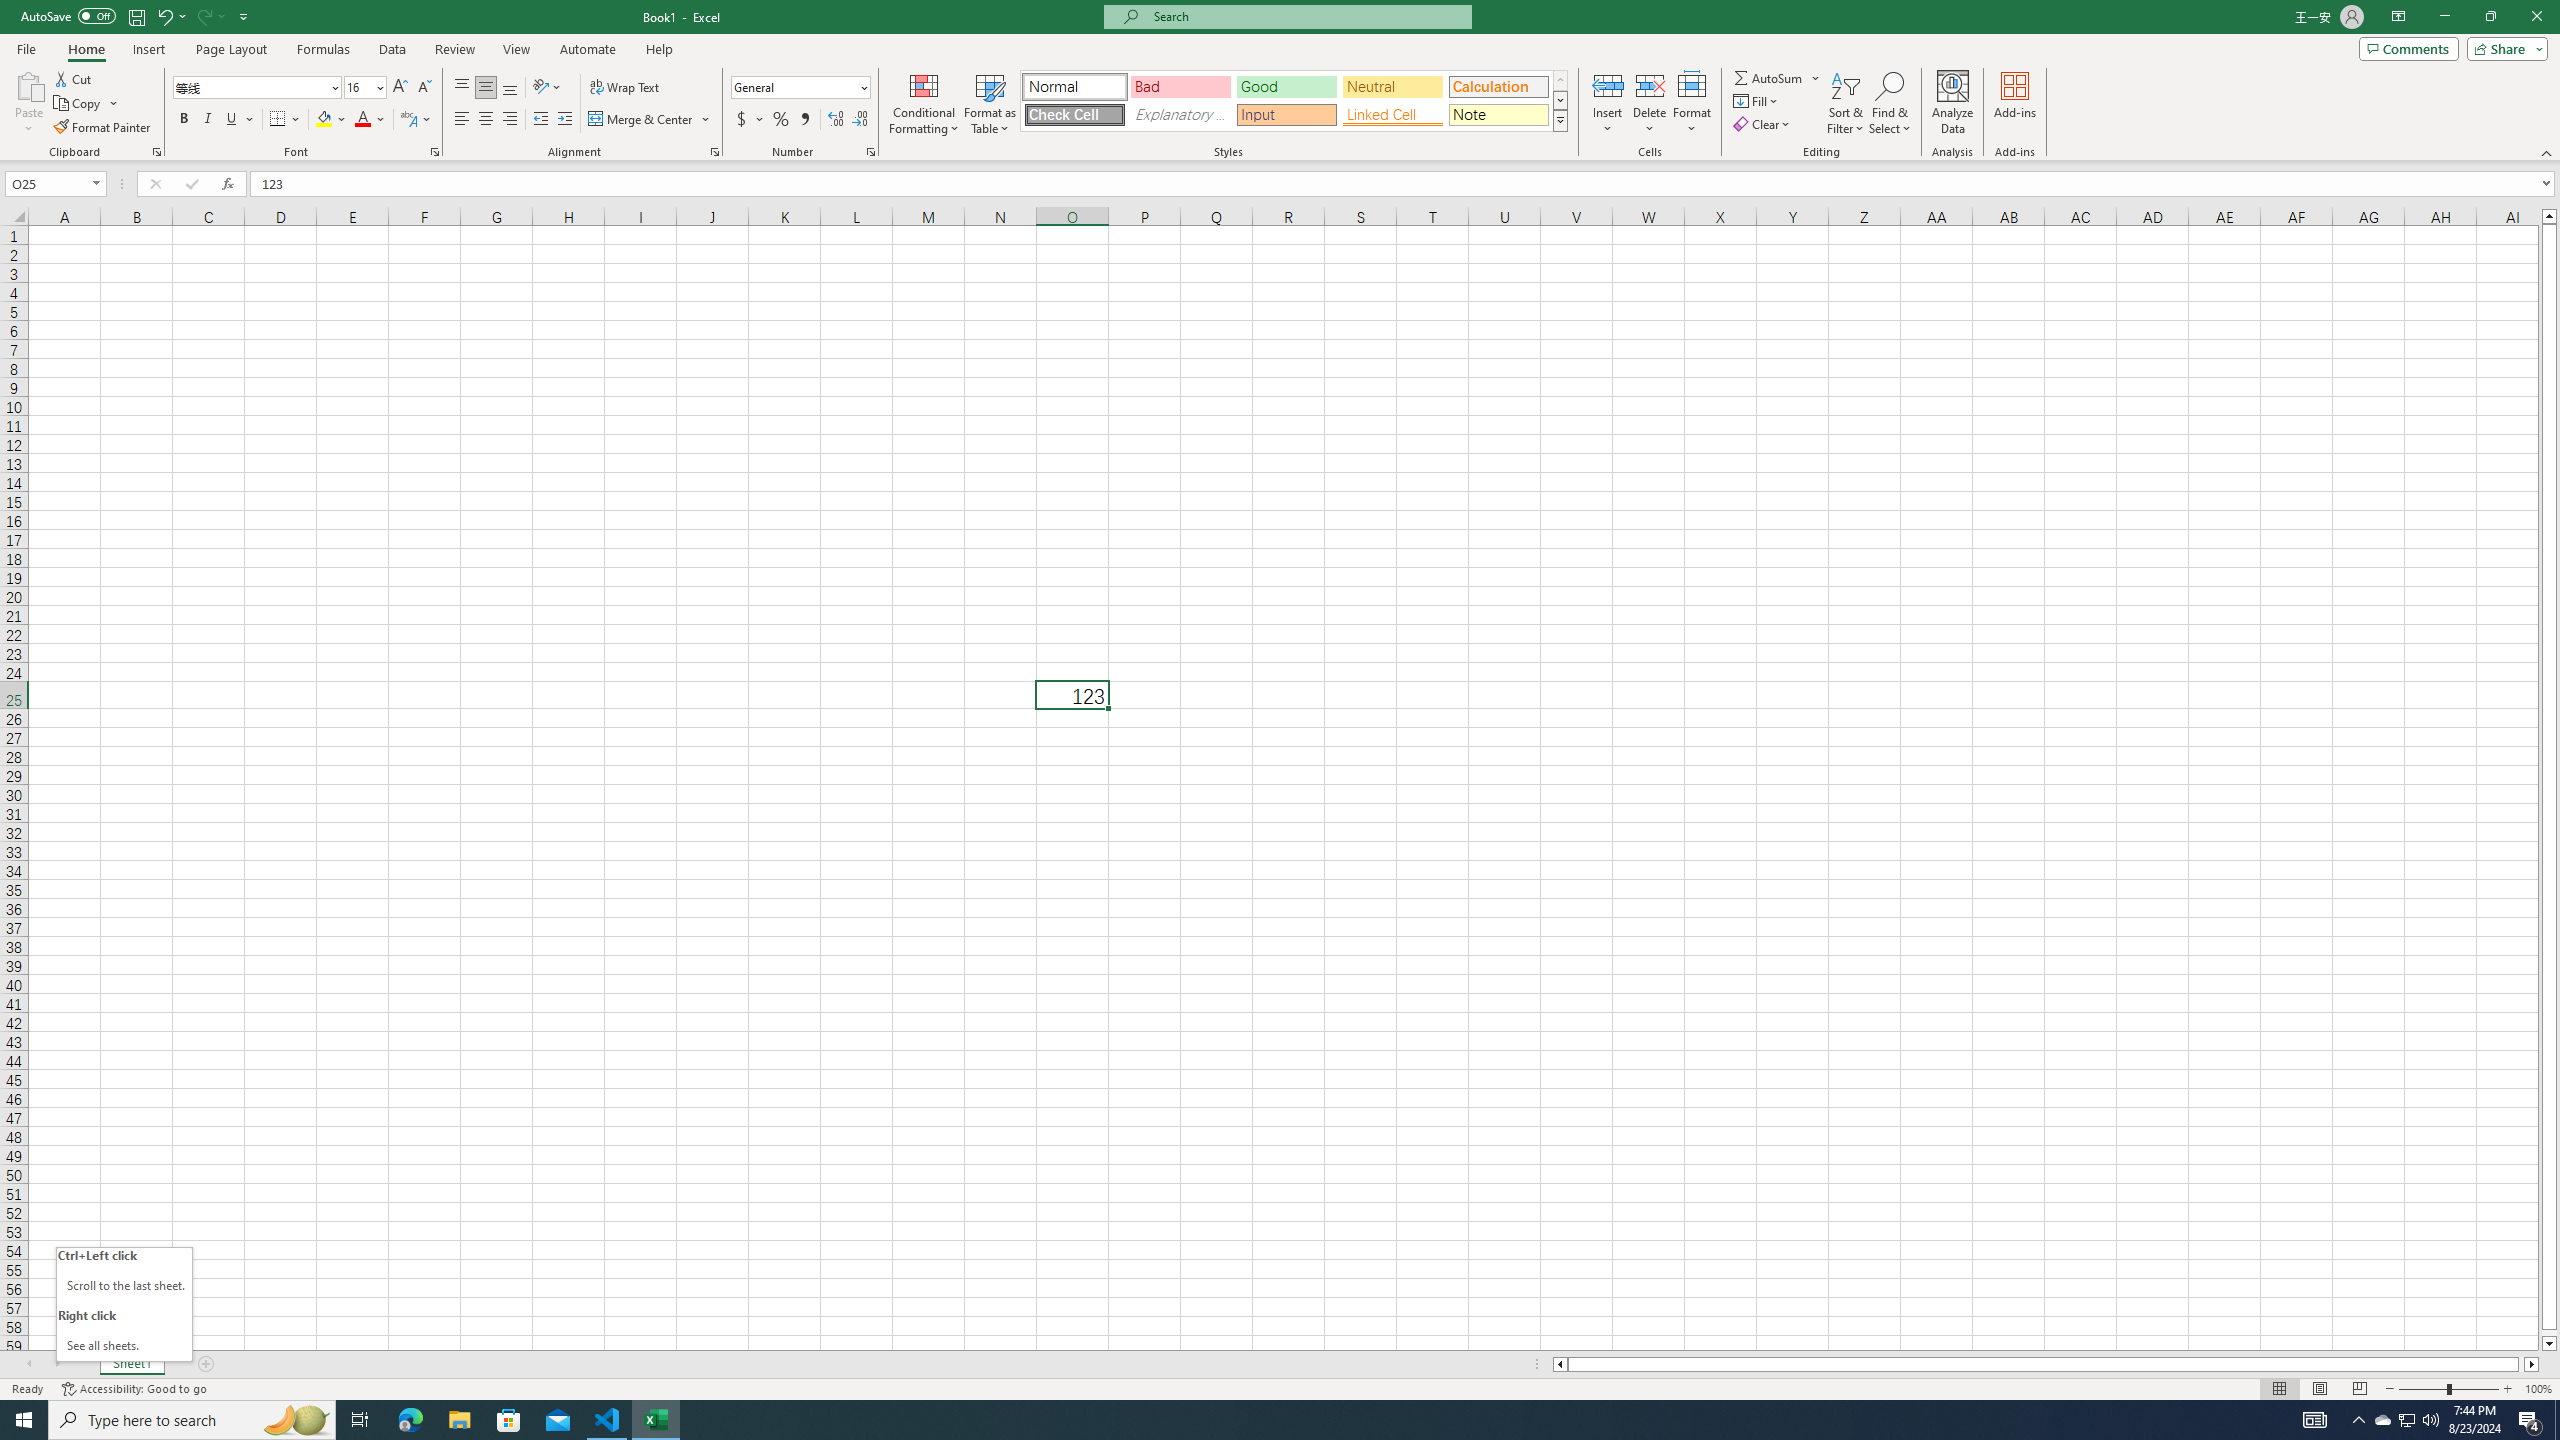  Describe the element at coordinates (835, 118) in the screenshot. I see `'Increase Decimal'` at that location.